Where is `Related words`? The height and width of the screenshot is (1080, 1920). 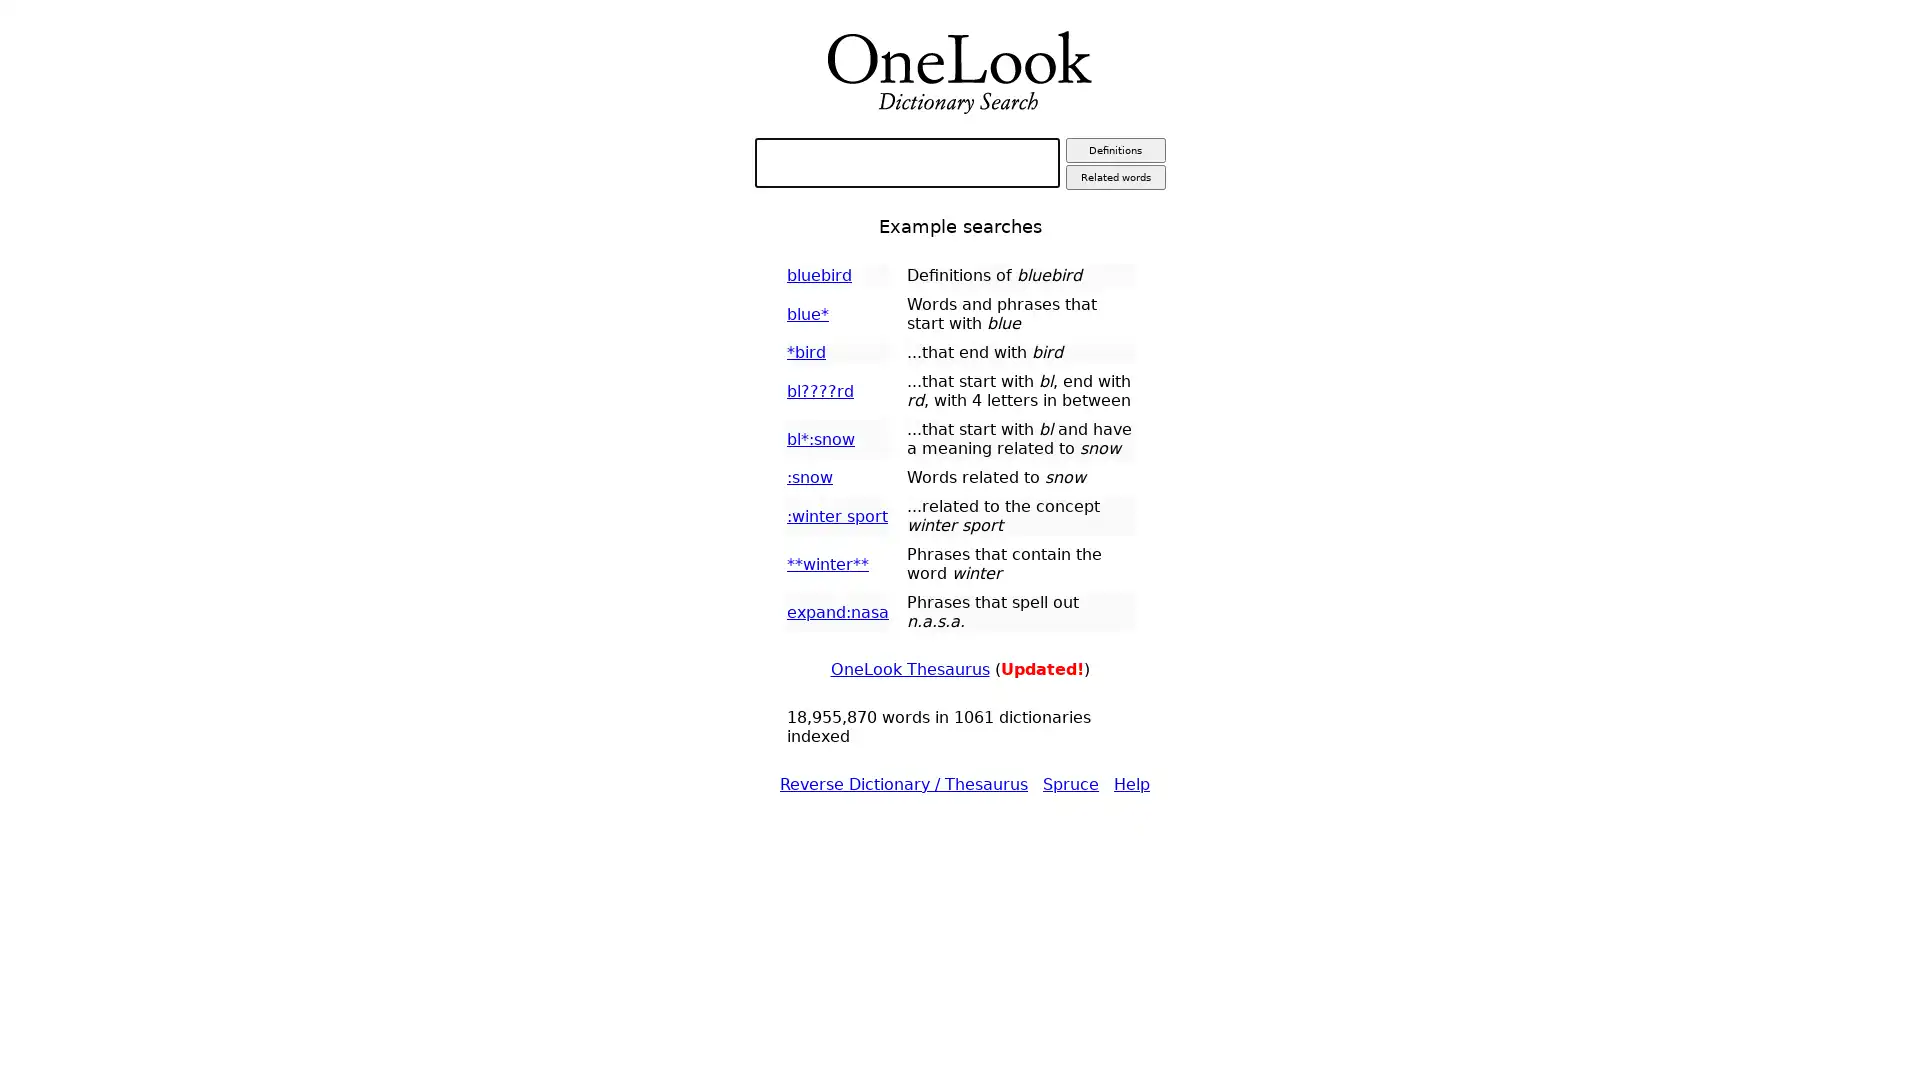 Related words is located at coordinates (1113, 176).